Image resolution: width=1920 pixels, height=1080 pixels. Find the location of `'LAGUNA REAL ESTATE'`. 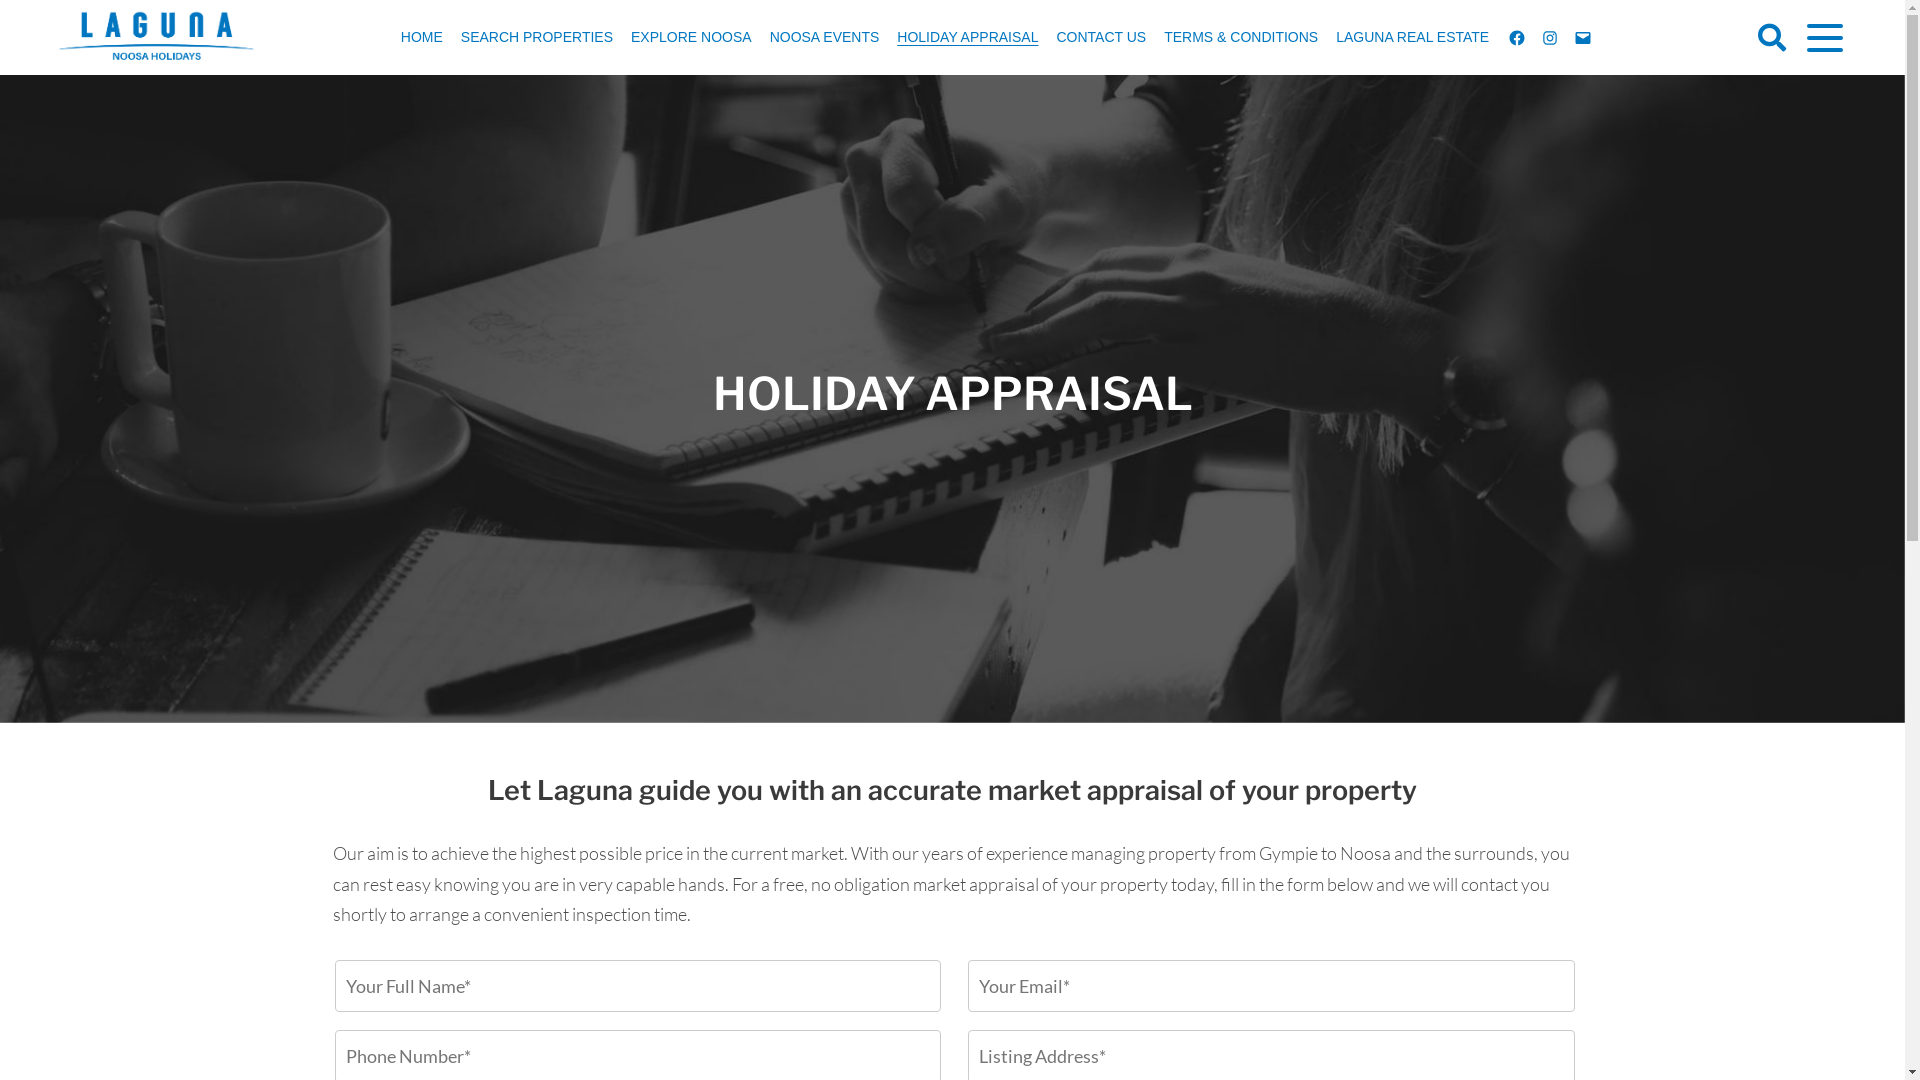

'LAGUNA REAL ESTATE' is located at coordinates (1411, 37).